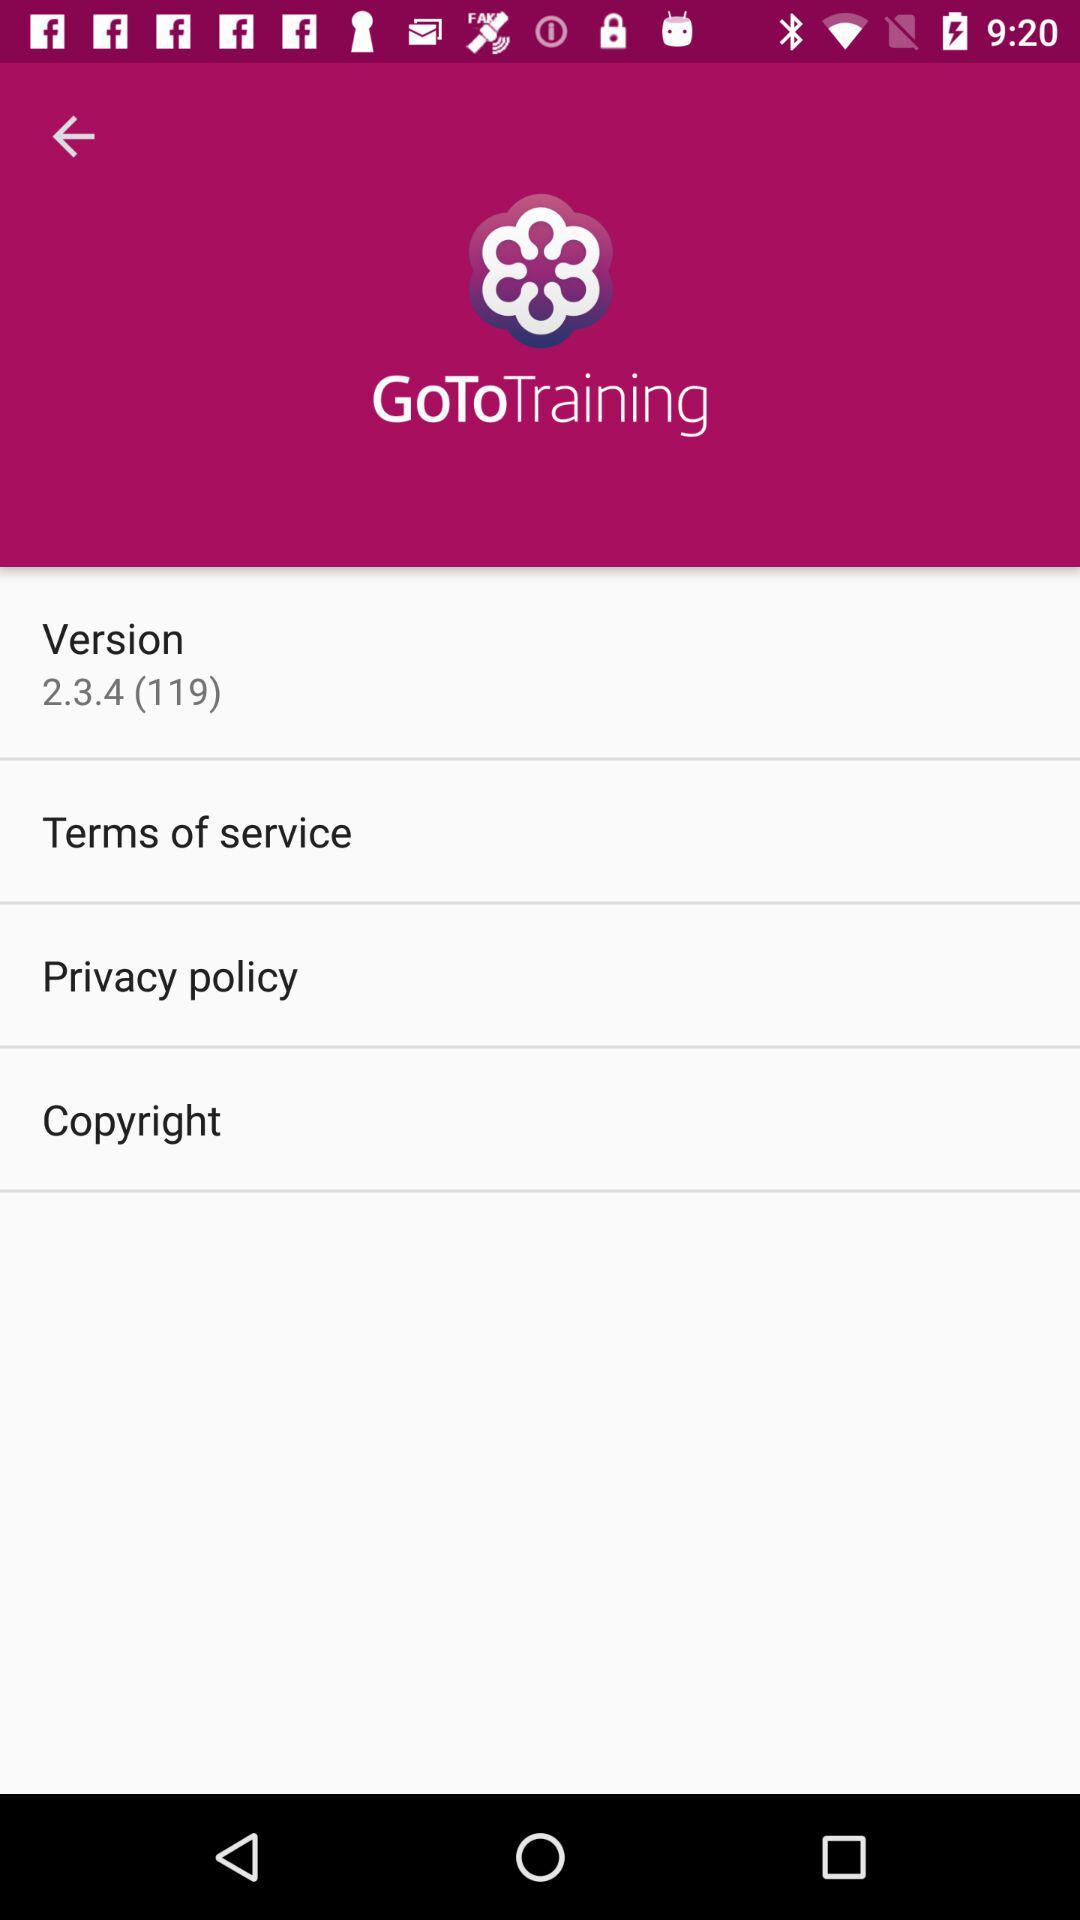 This screenshot has height=1920, width=1080. What do you see at coordinates (113, 636) in the screenshot?
I see `version` at bounding box center [113, 636].